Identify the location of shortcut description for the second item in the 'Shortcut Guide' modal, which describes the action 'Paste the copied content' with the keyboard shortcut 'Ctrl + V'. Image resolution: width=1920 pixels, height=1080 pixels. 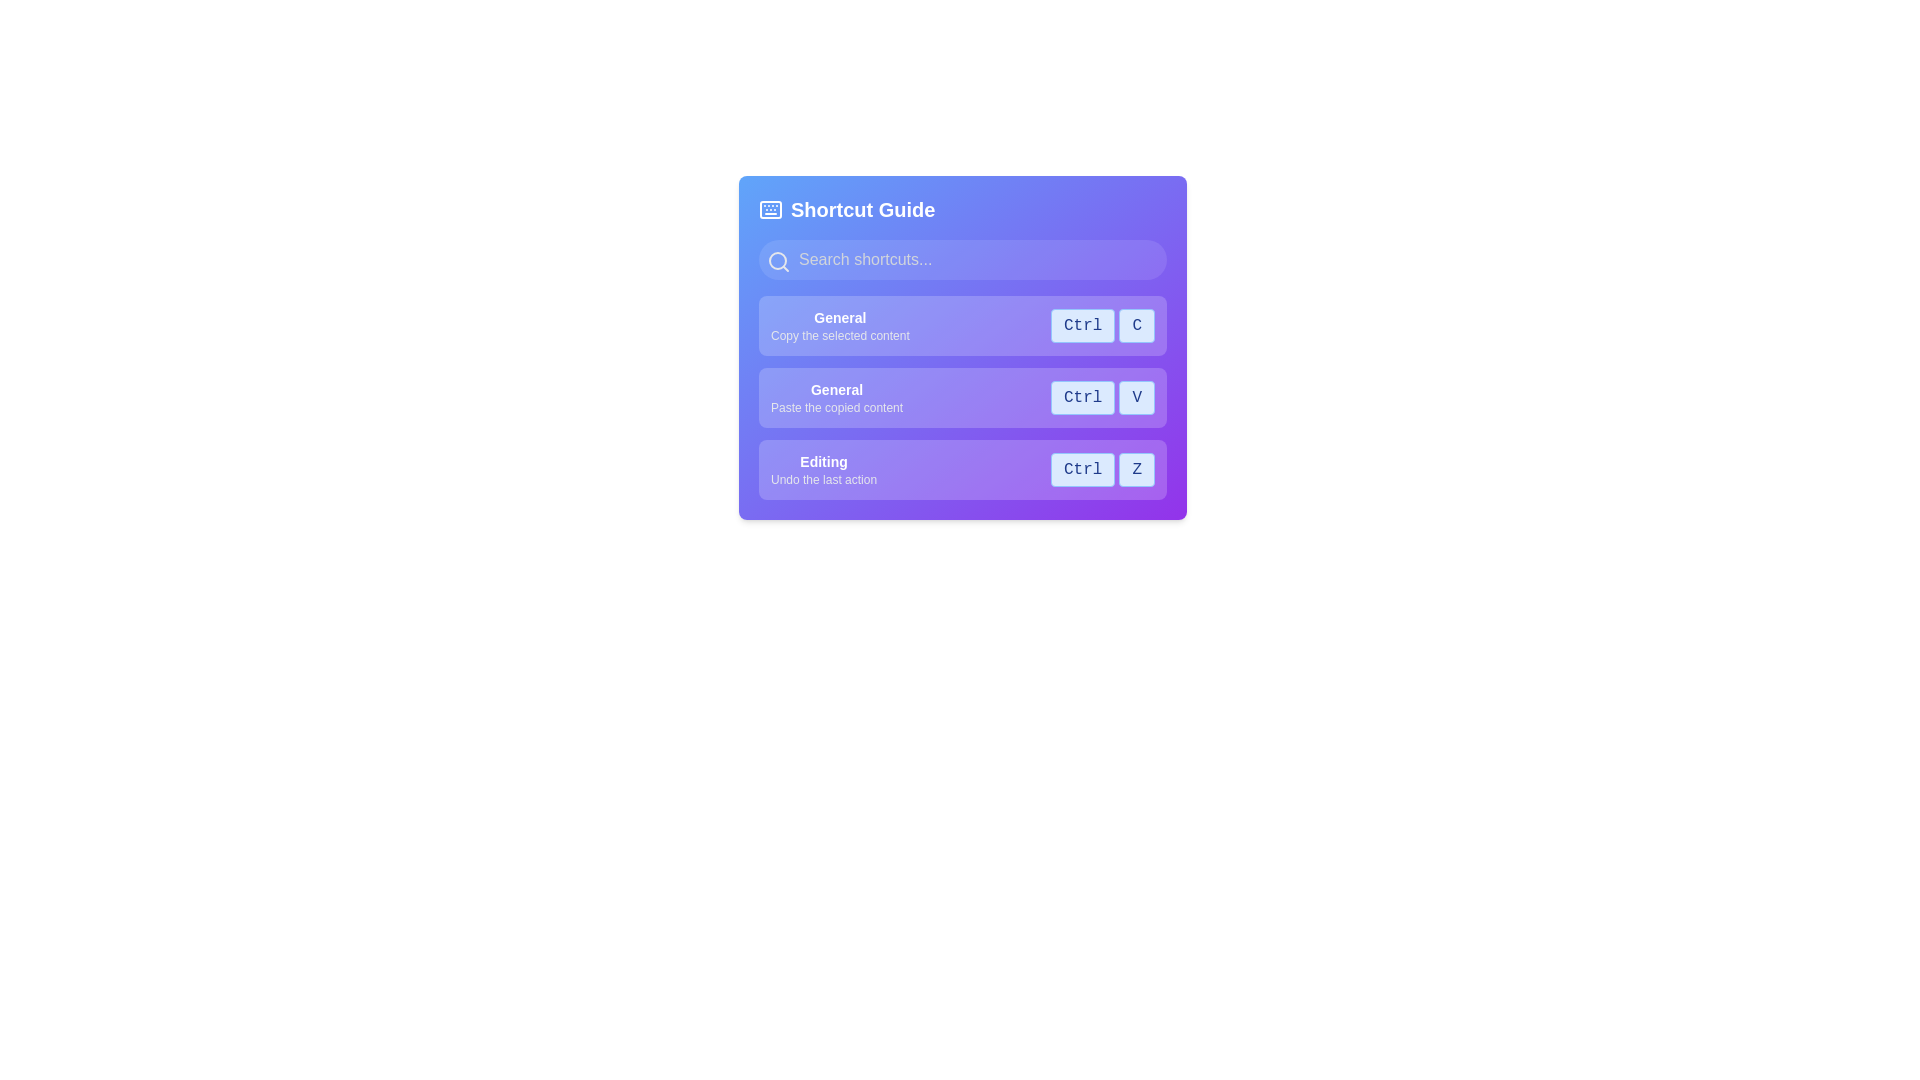
(963, 397).